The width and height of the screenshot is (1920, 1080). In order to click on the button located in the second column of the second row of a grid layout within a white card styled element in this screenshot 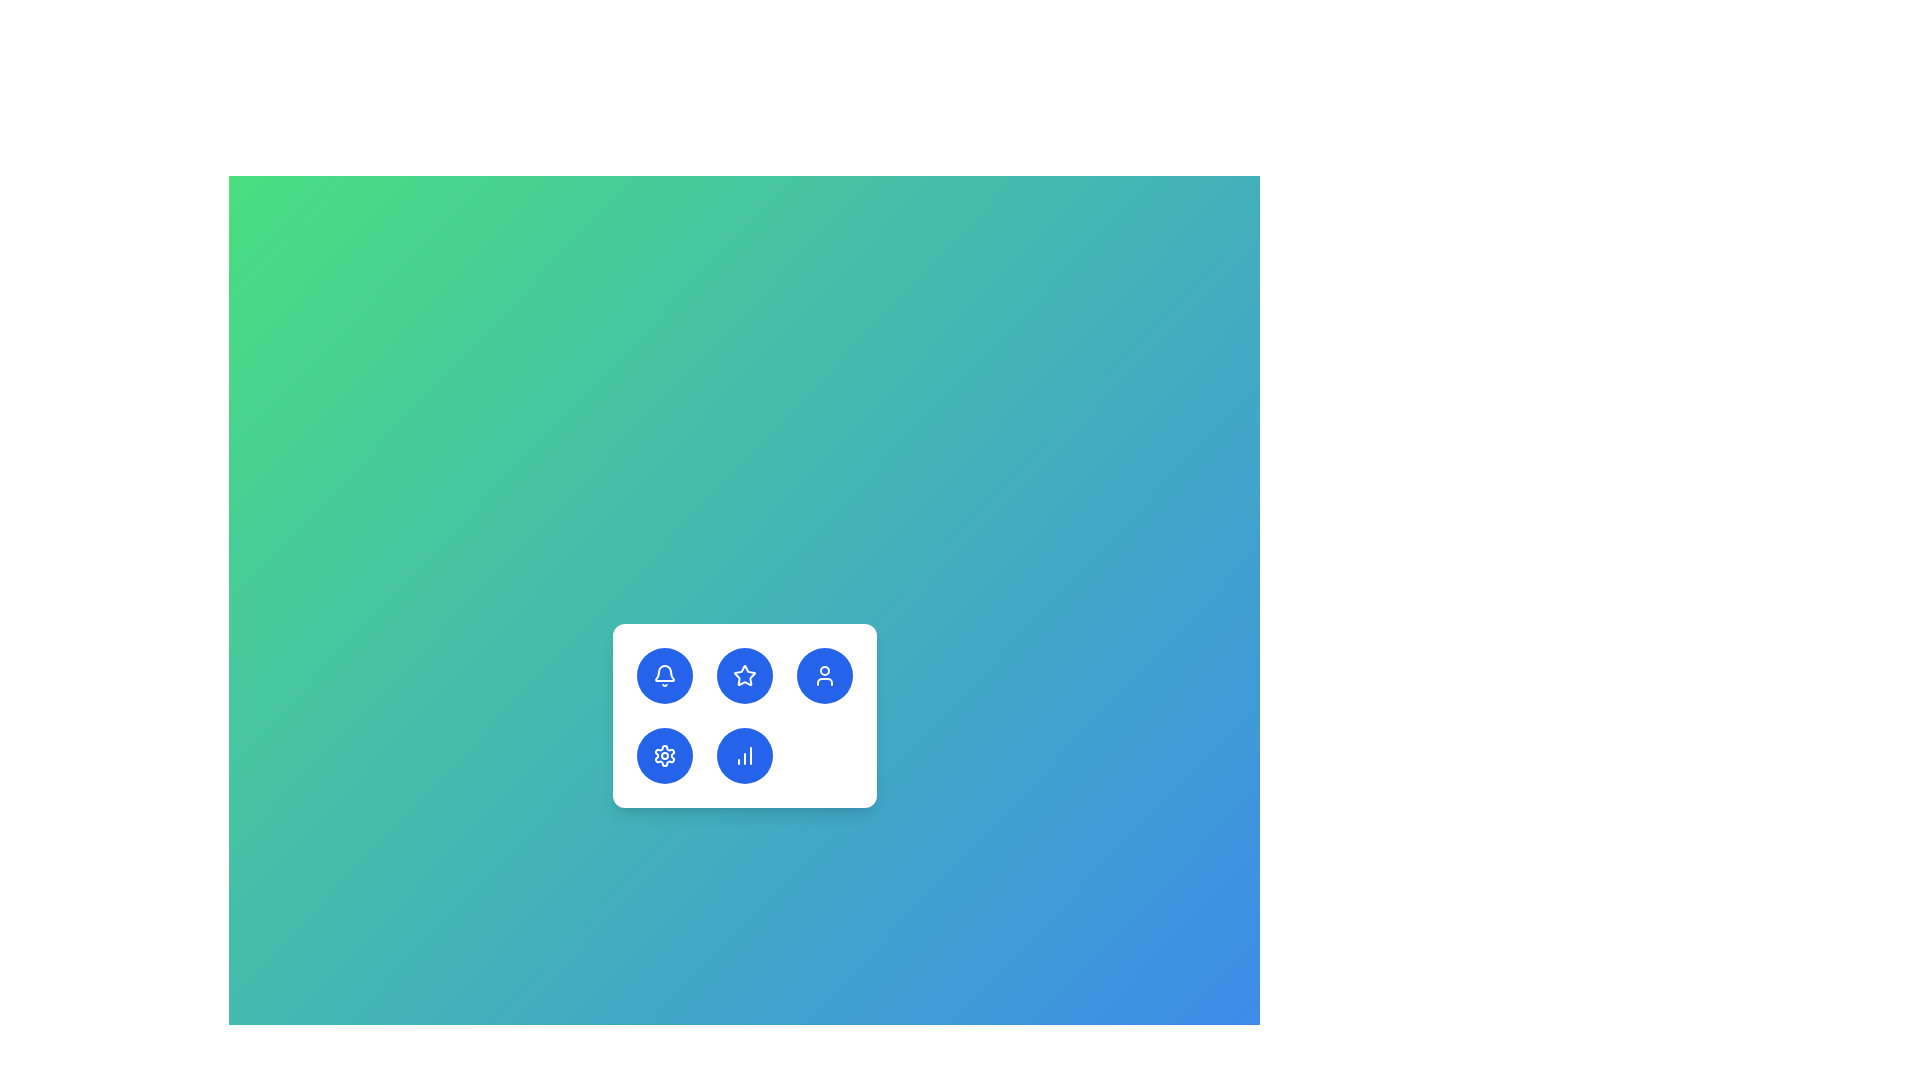, I will do `click(743, 715)`.